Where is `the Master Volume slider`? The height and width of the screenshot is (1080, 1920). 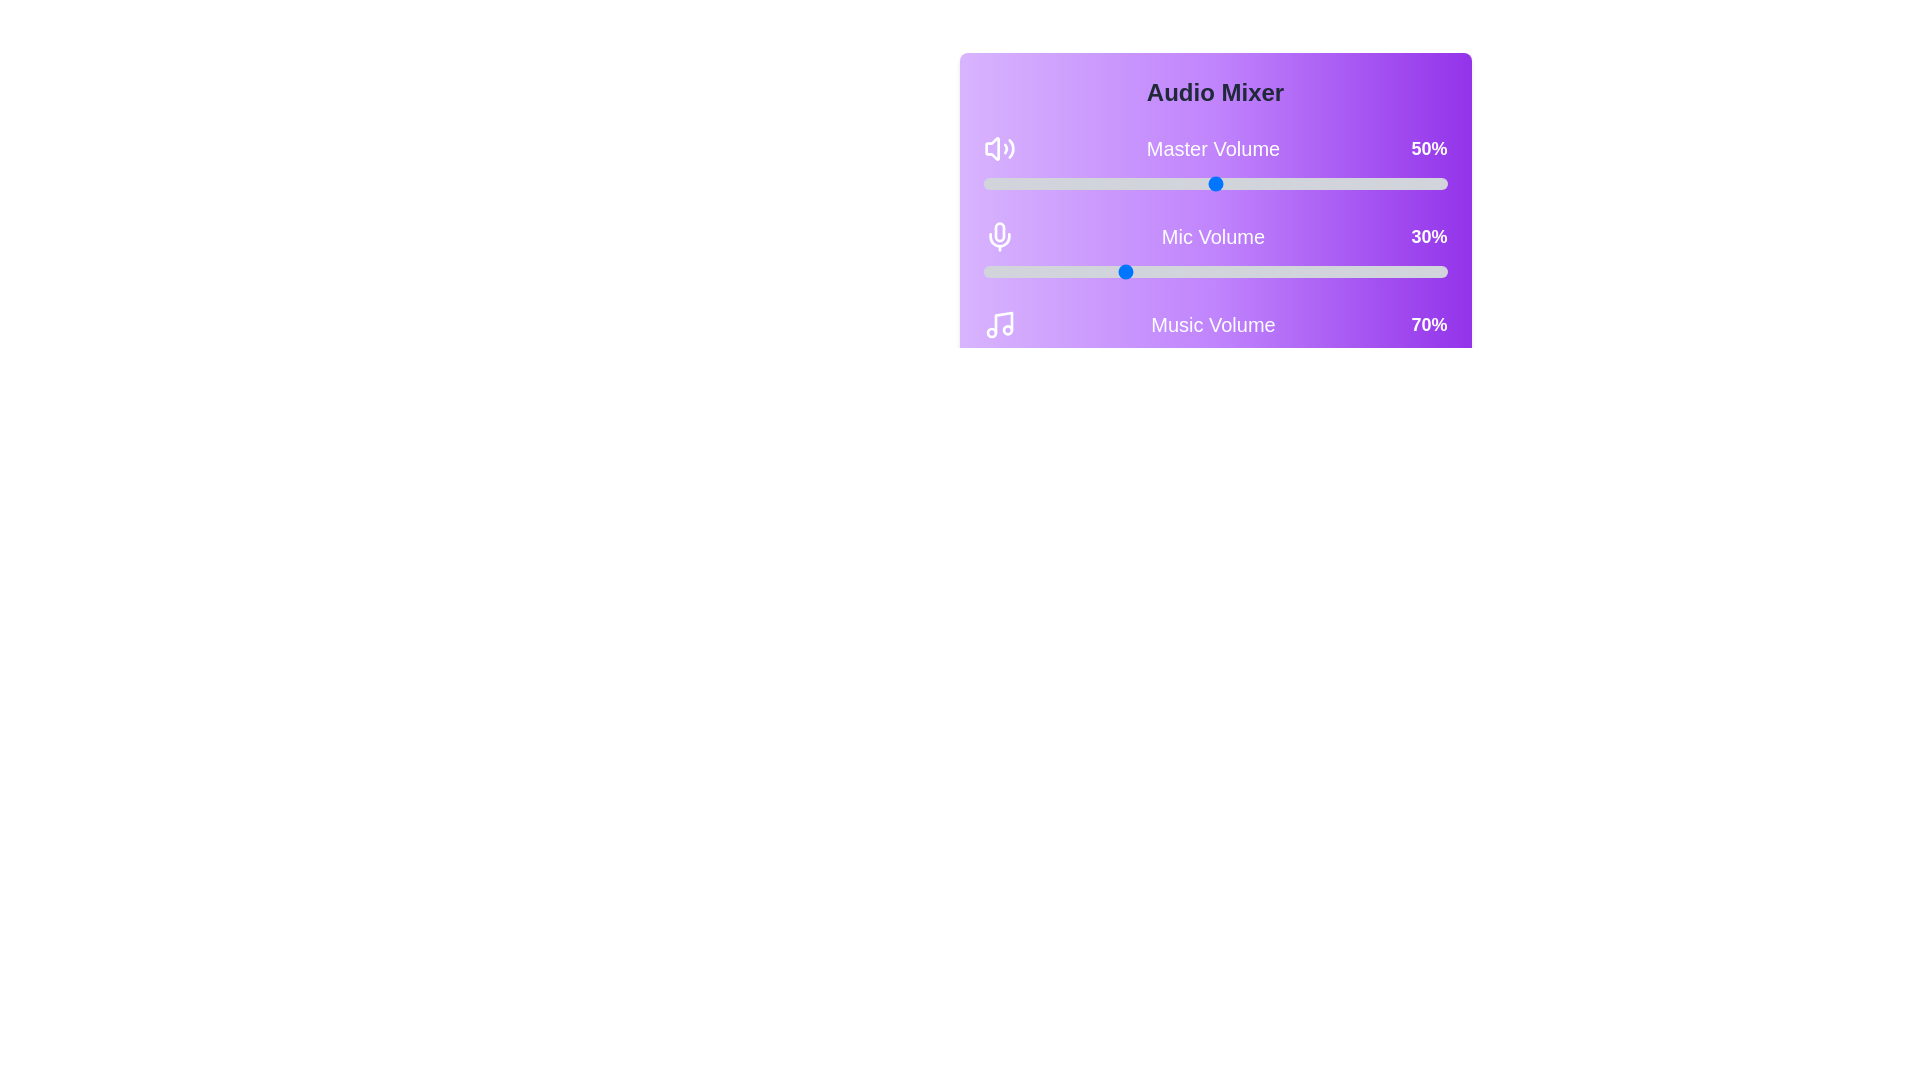
the Master Volume slider is located at coordinates (1070, 184).